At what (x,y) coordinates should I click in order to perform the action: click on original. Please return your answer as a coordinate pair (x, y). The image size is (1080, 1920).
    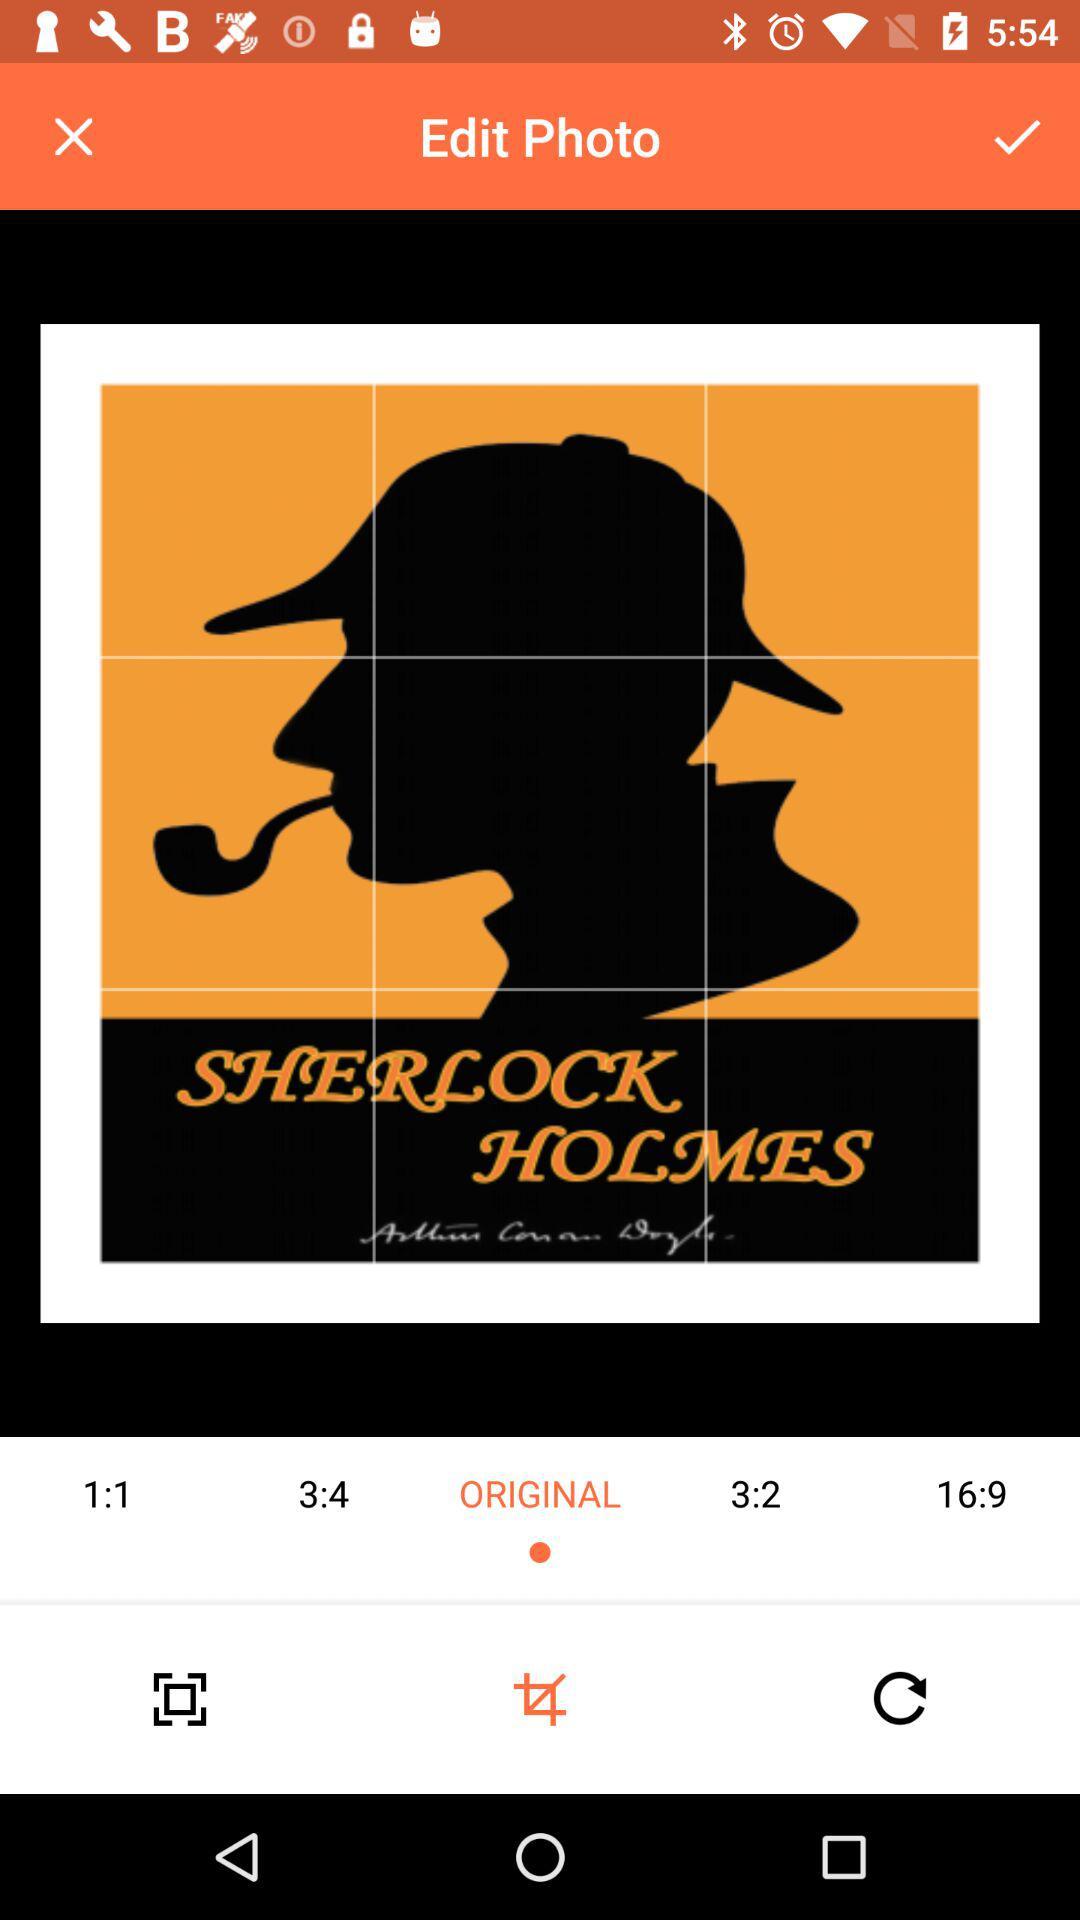
    Looking at the image, I should click on (540, 1520).